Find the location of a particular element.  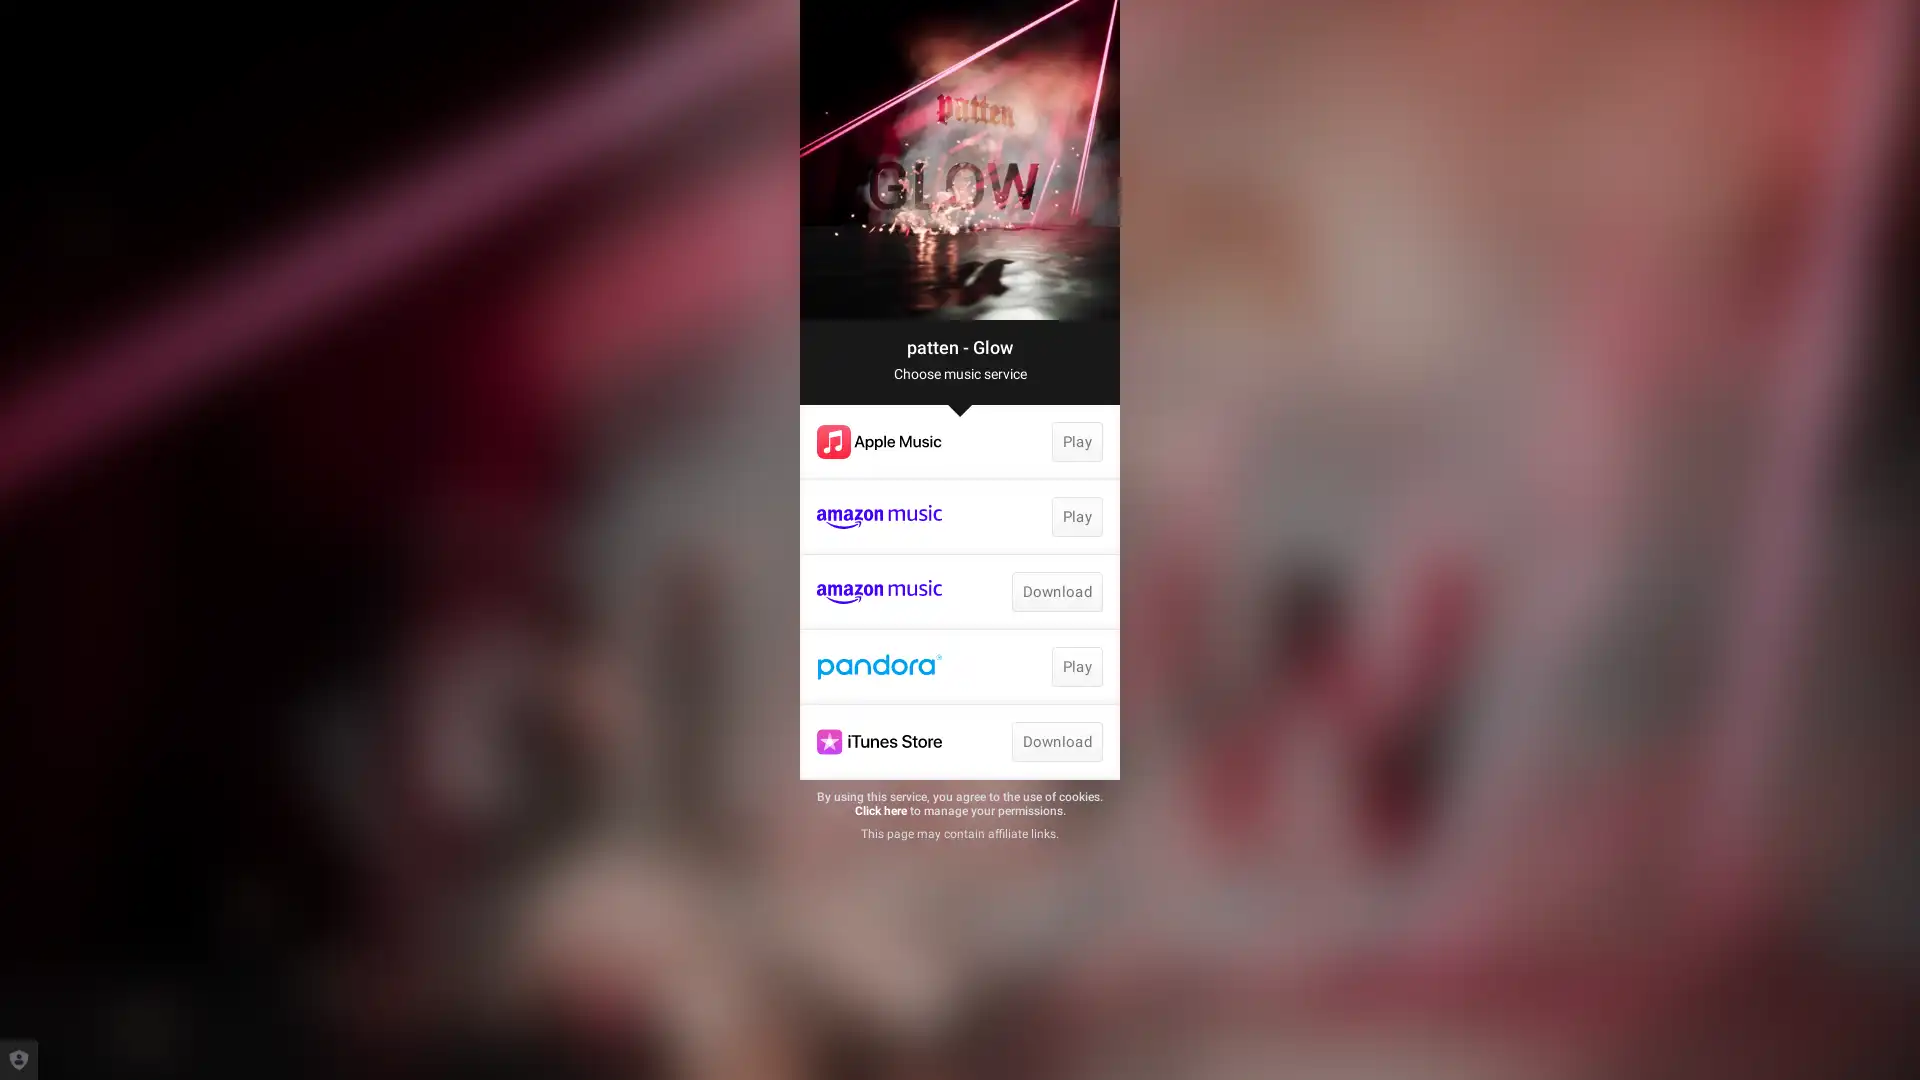

Download is located at coordinates (1055, 741).